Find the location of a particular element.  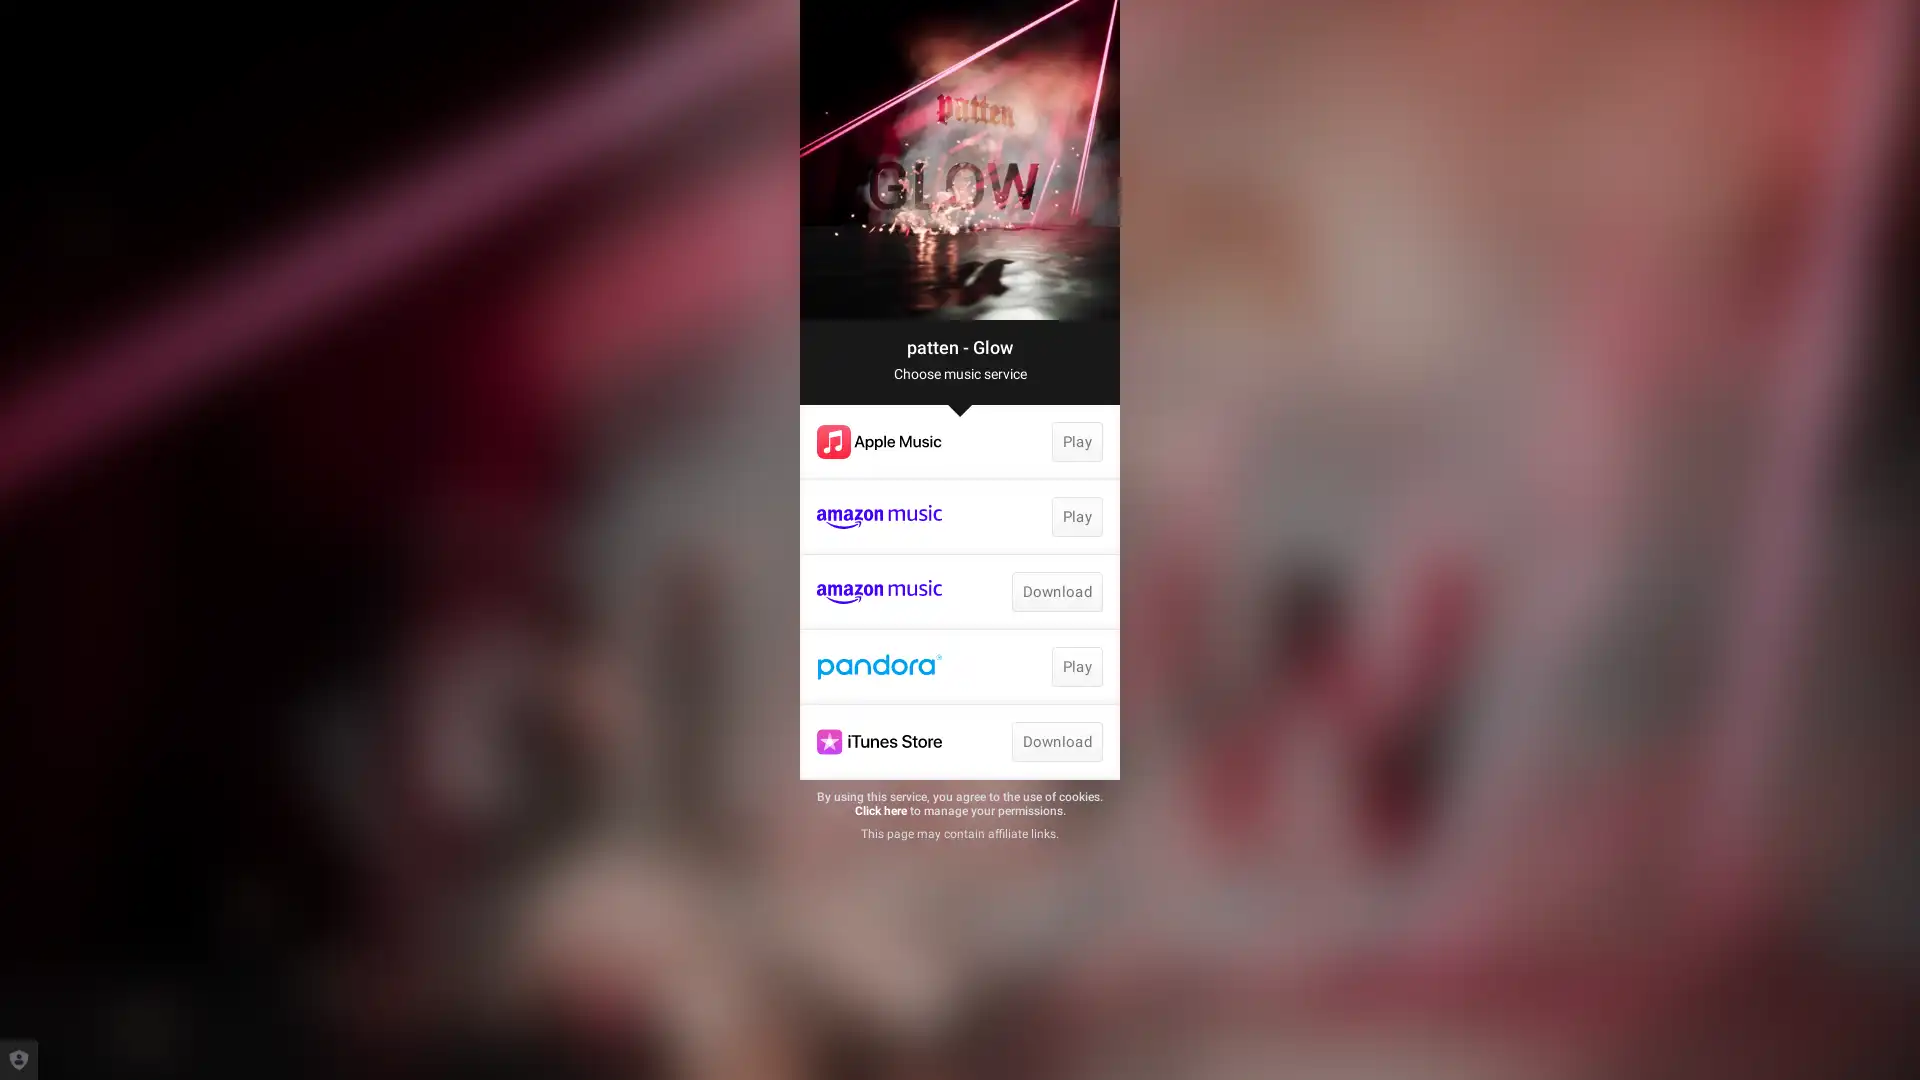

Download is located at coordinates (1055, 741).